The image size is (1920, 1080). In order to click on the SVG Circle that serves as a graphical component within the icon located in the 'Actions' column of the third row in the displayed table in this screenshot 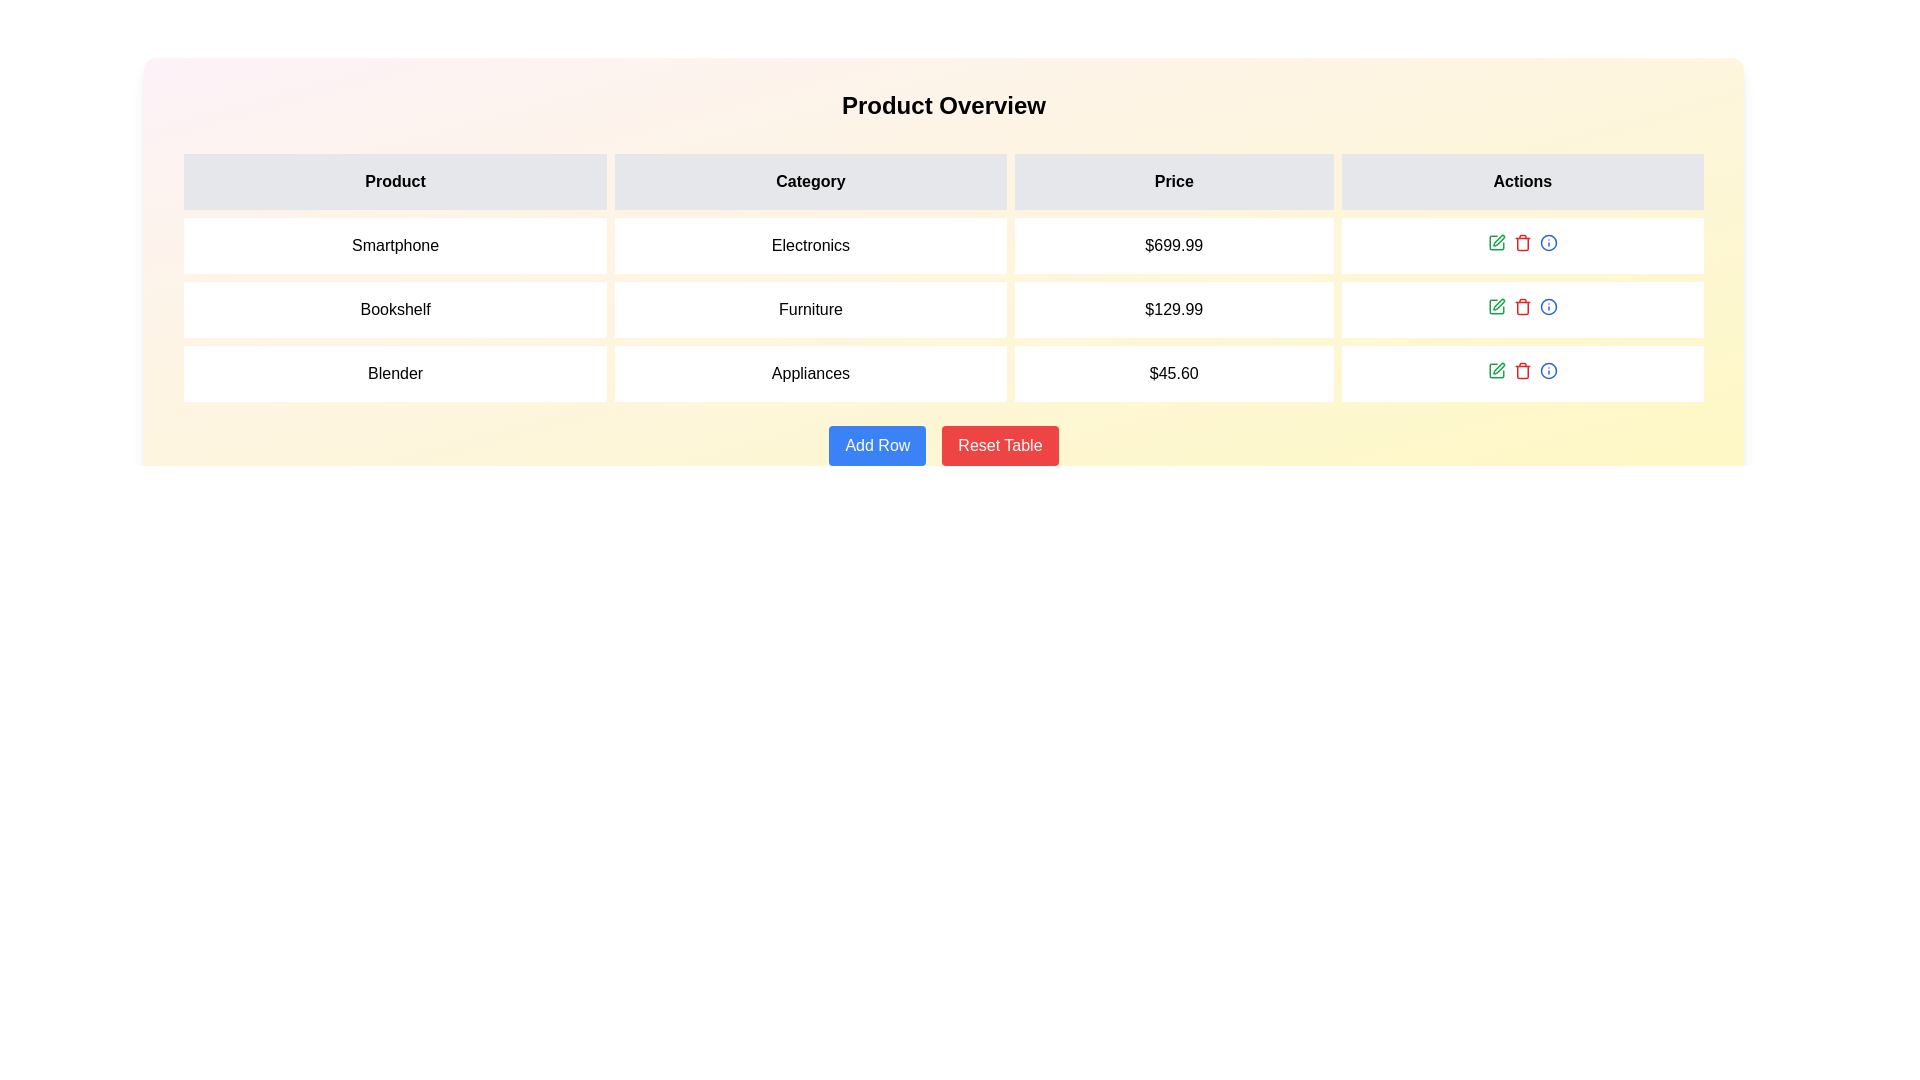, I will do `click(1547, 370)`.